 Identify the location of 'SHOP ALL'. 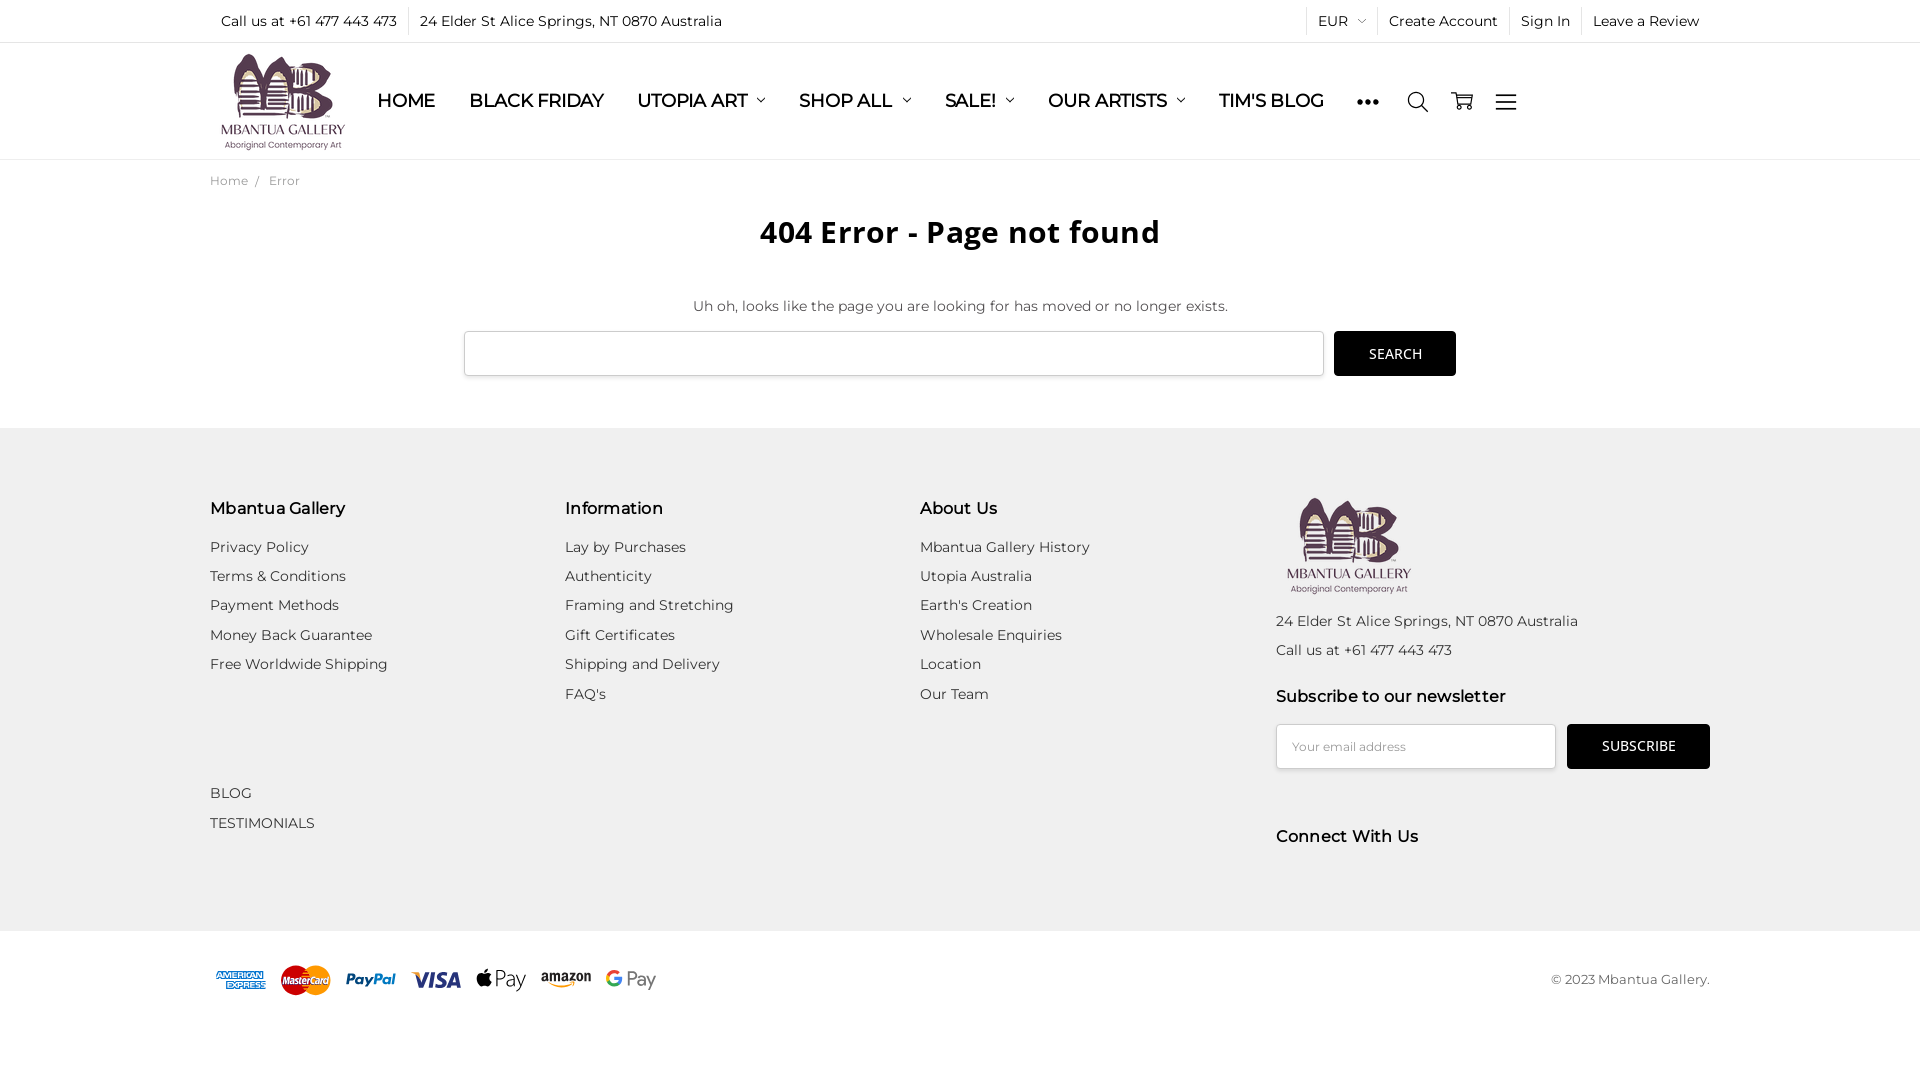
(781, 100).